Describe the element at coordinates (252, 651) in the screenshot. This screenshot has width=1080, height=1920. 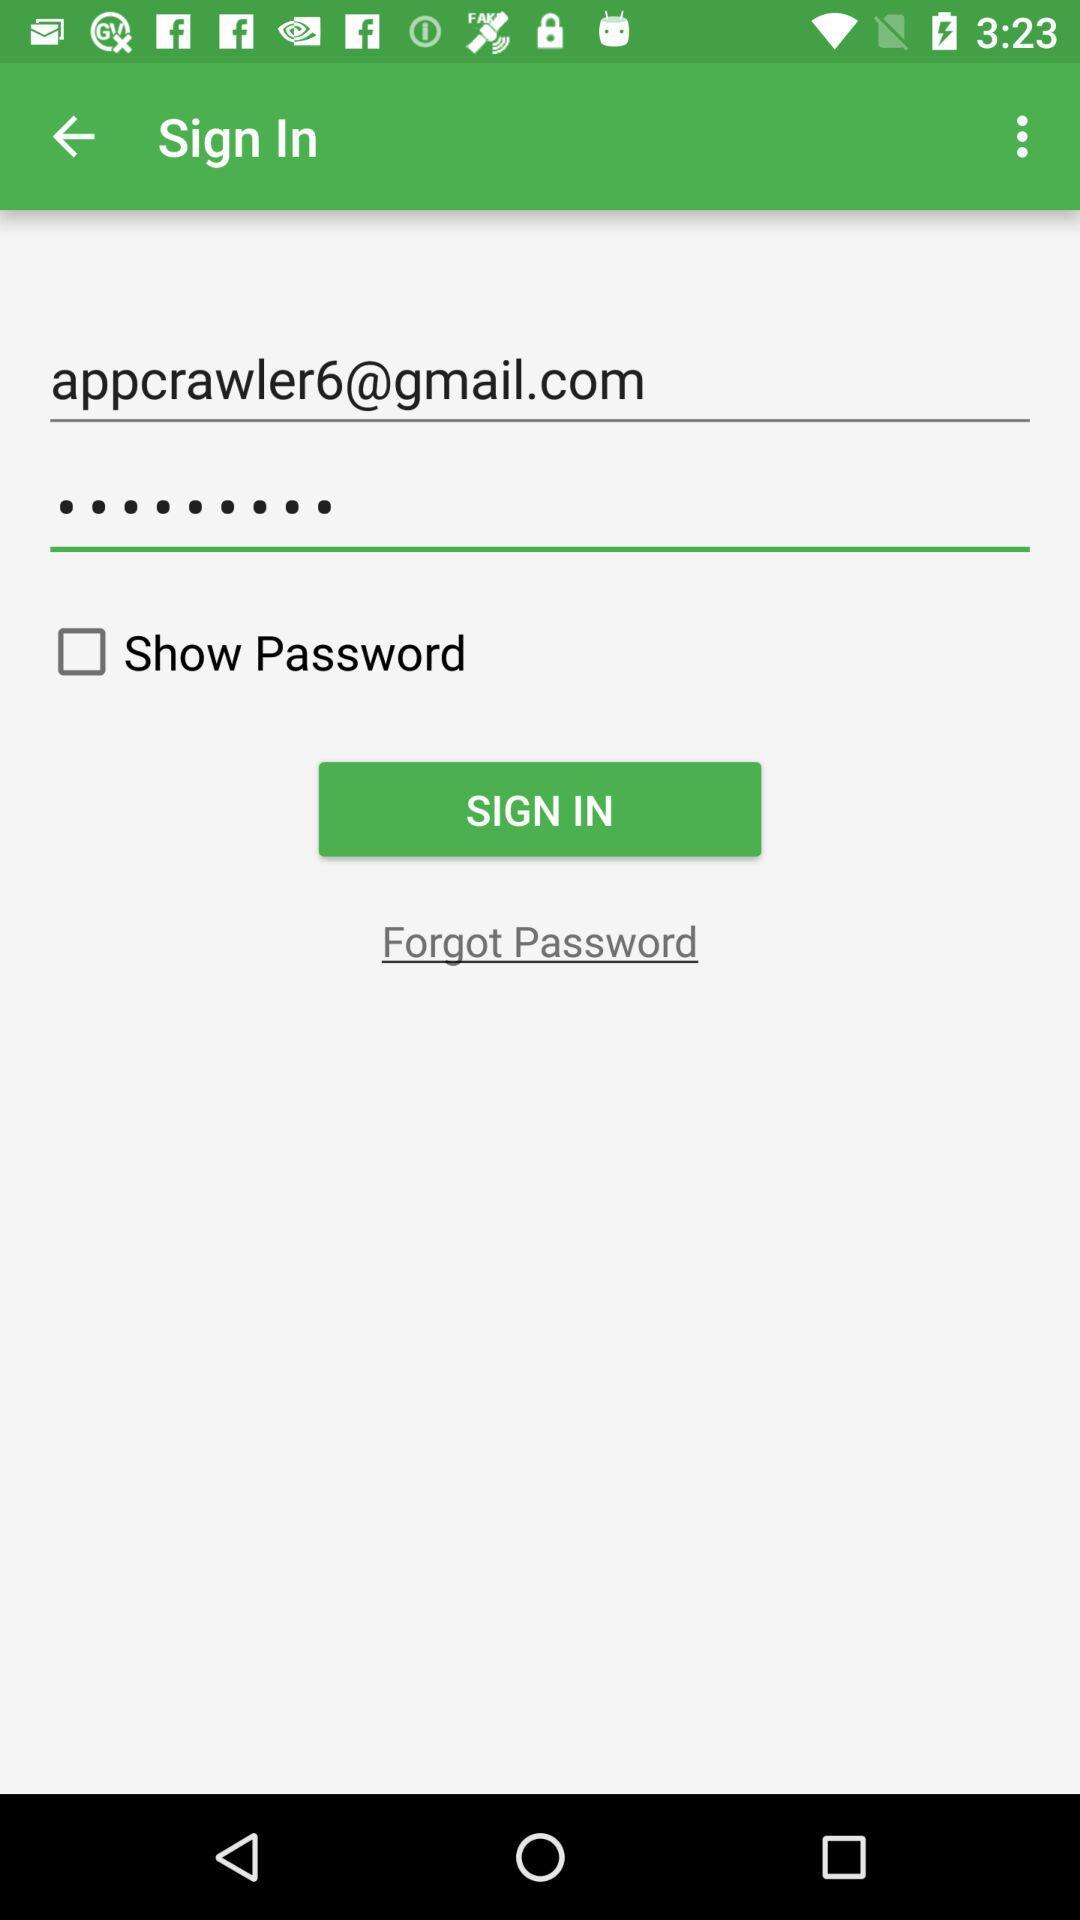
I see `icon above sign in` at that location.